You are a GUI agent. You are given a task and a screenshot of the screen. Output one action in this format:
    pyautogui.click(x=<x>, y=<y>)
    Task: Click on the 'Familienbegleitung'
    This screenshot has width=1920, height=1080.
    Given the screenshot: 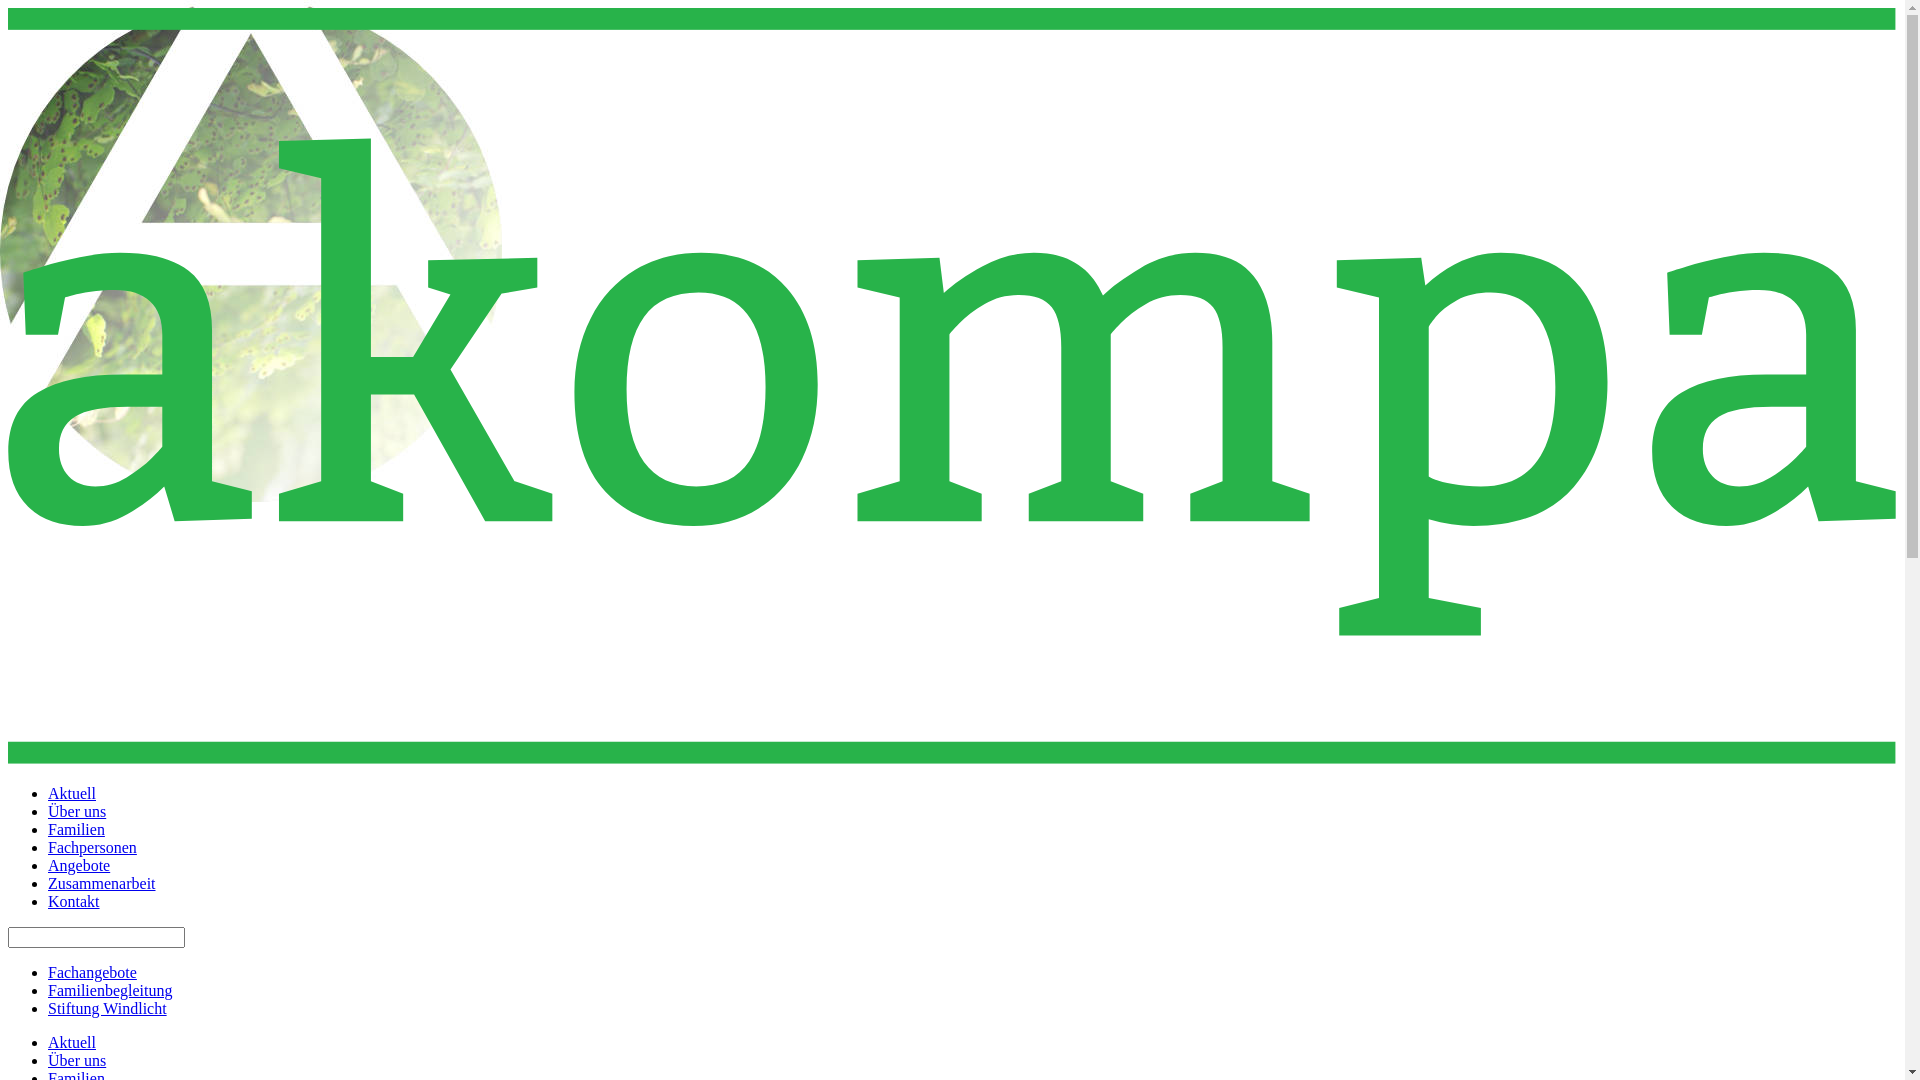 What is the action you would take?
    pyautogui.click(x=109, y=990)
    